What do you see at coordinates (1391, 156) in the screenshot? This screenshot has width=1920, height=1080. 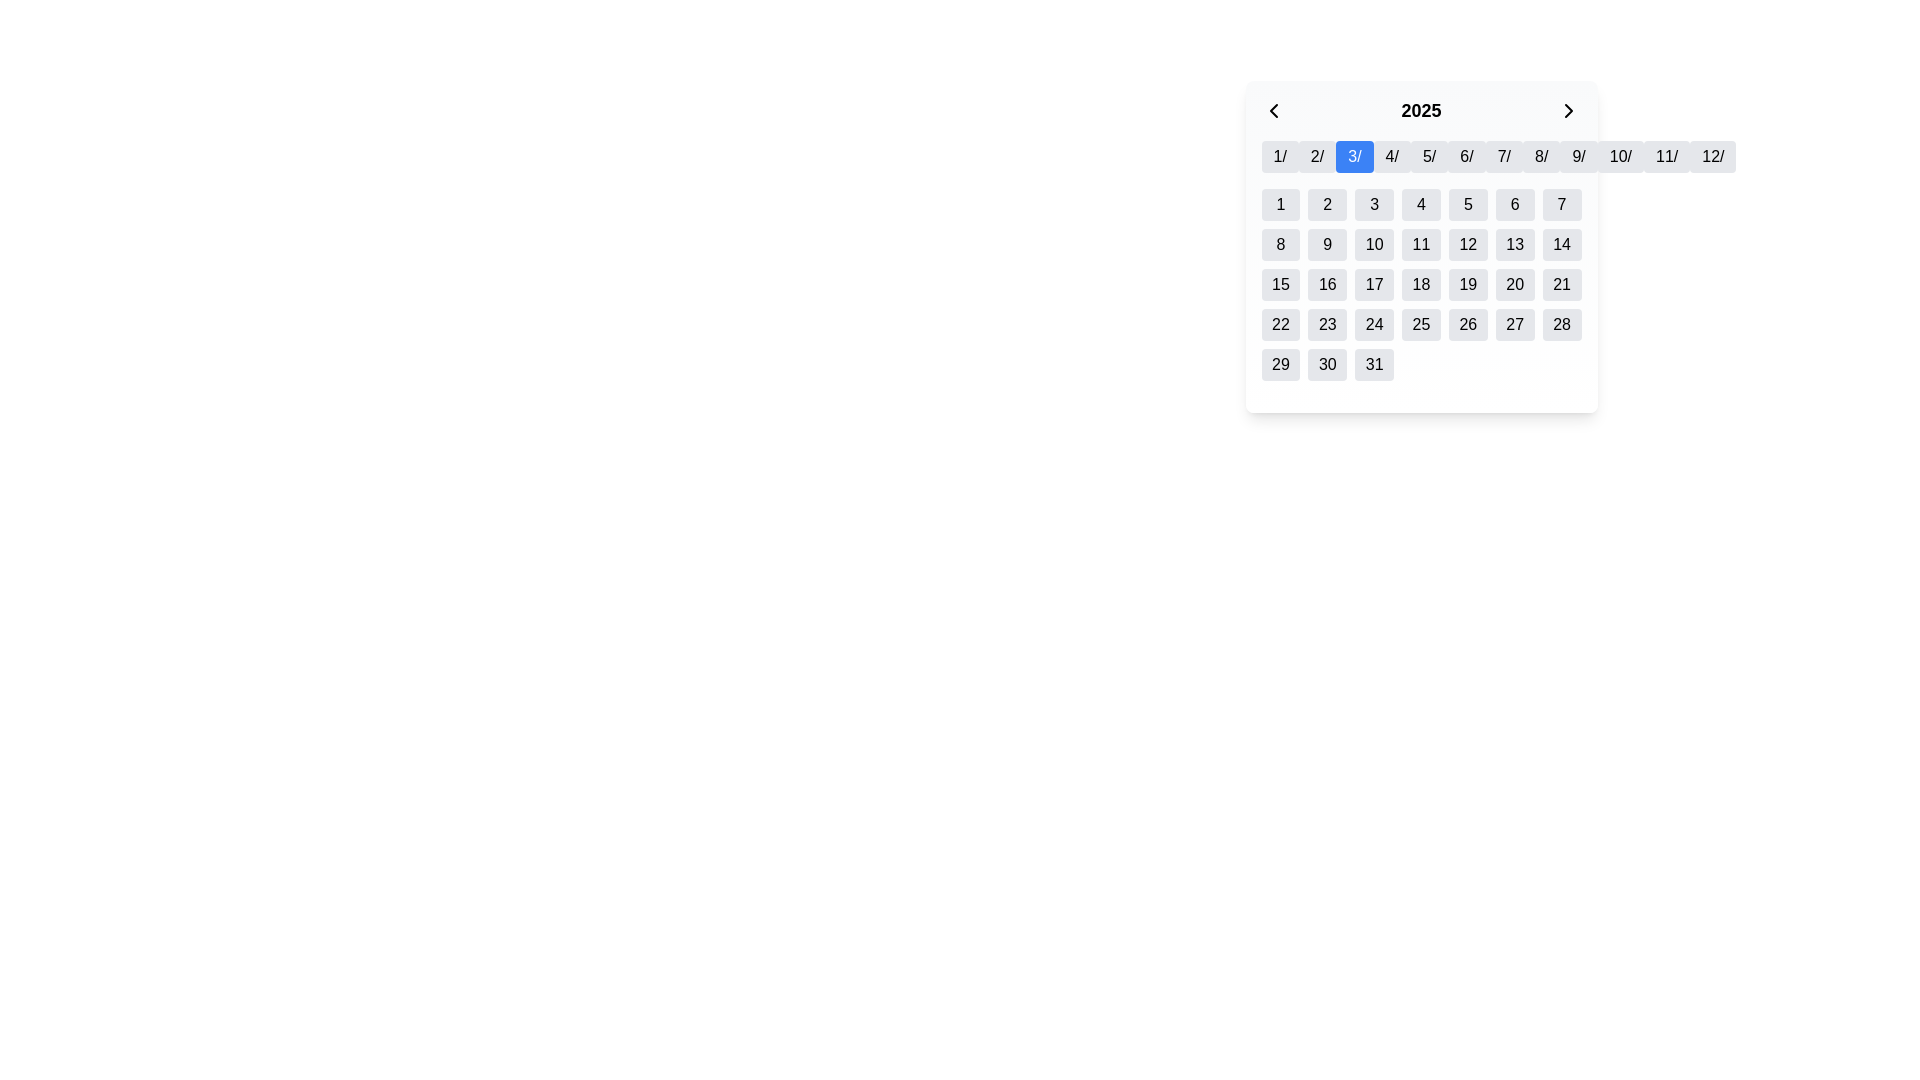 I see `the button representing the fourth month` at bounding box center [1391, 156].